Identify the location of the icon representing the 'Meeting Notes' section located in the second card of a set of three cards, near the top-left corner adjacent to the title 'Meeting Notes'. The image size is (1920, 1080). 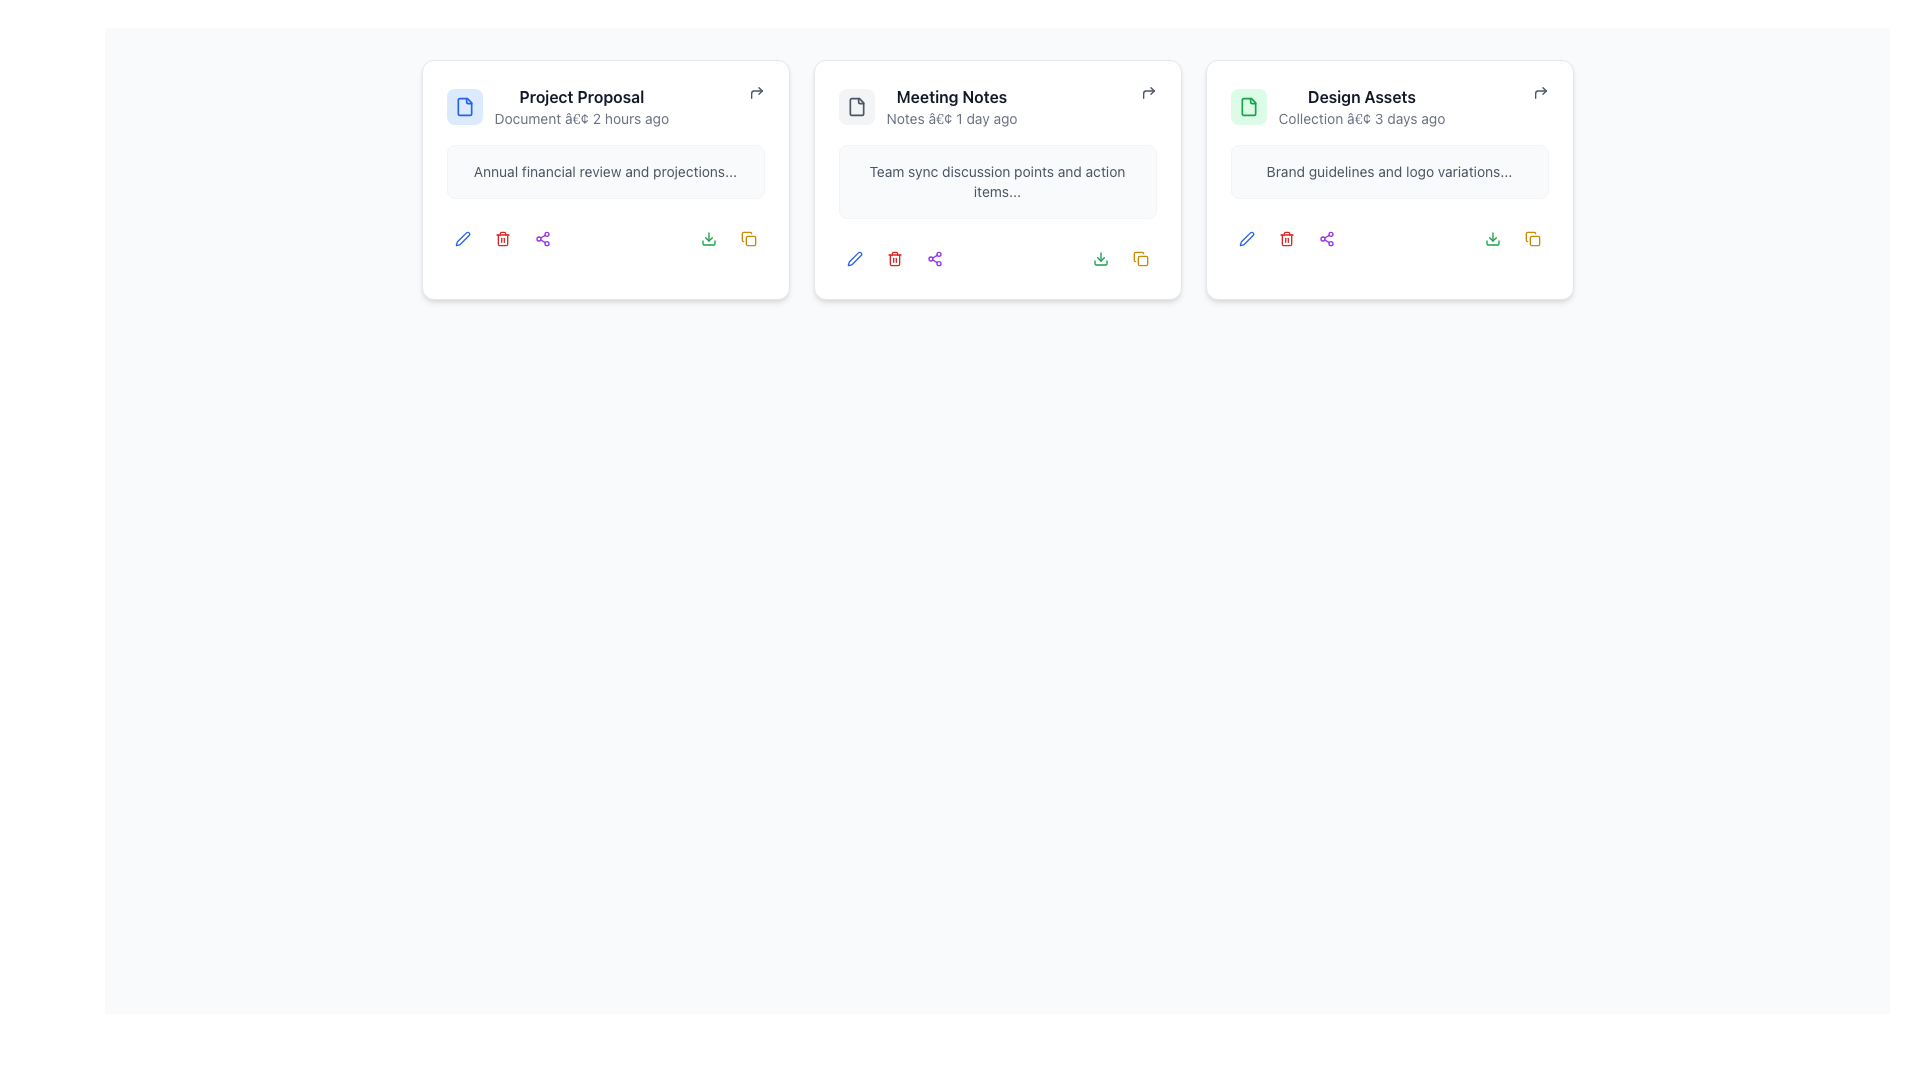
(856, 107).